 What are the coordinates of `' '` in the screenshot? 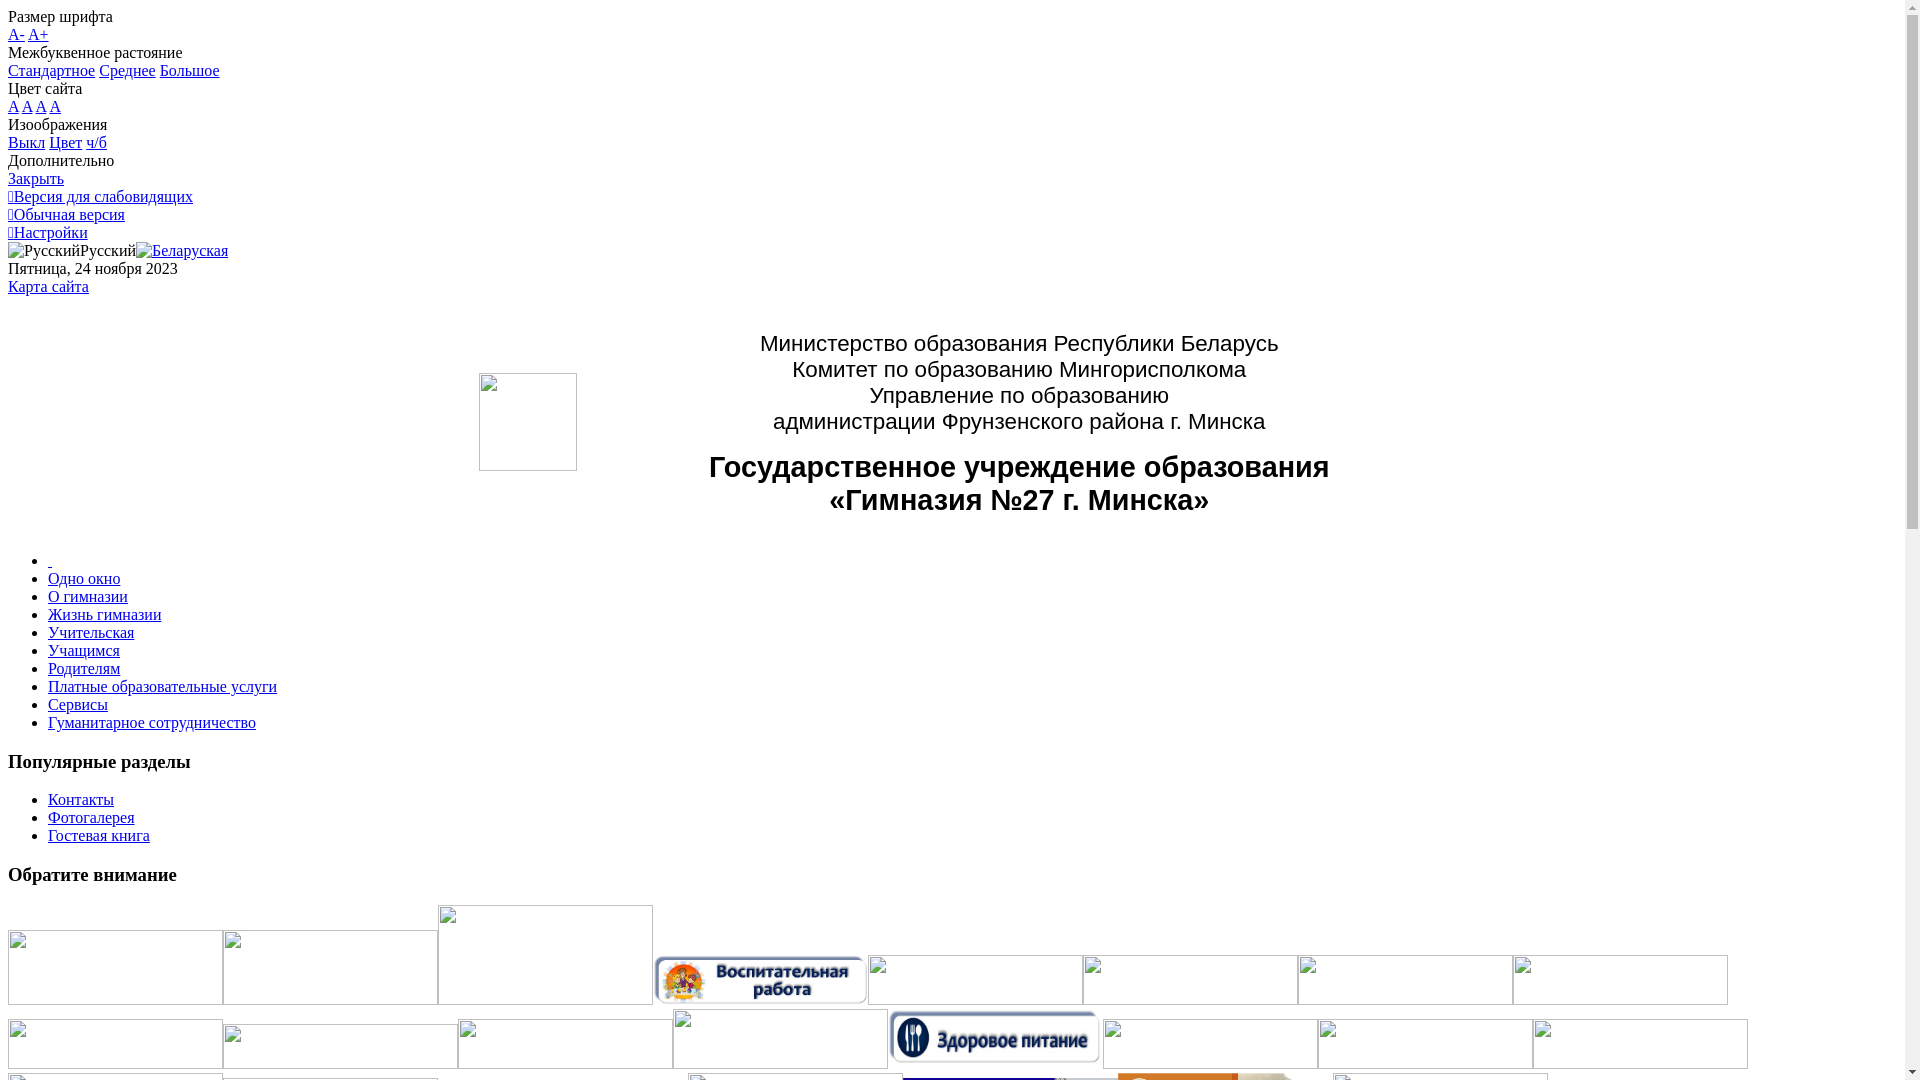 It's located at (49, 560).